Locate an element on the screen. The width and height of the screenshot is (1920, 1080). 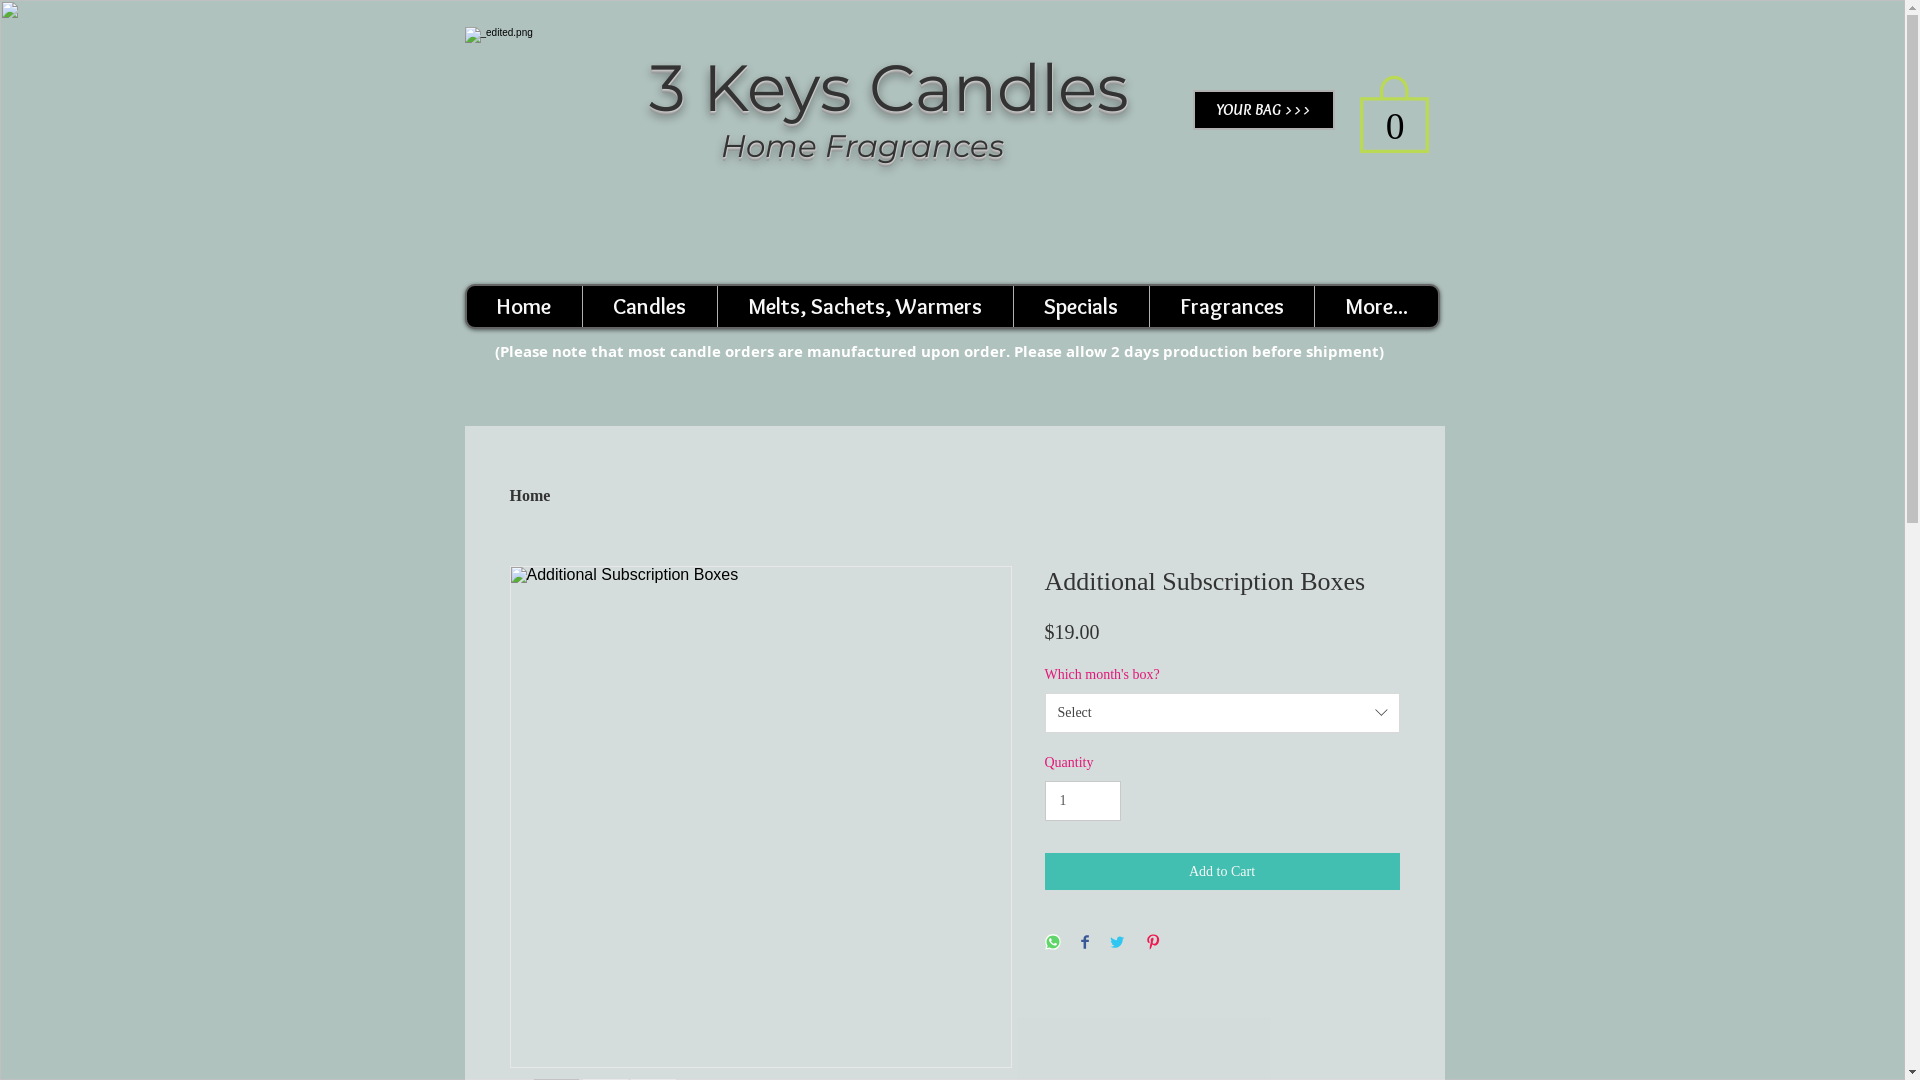
'Specials' is located at coordinates (1012, 306).